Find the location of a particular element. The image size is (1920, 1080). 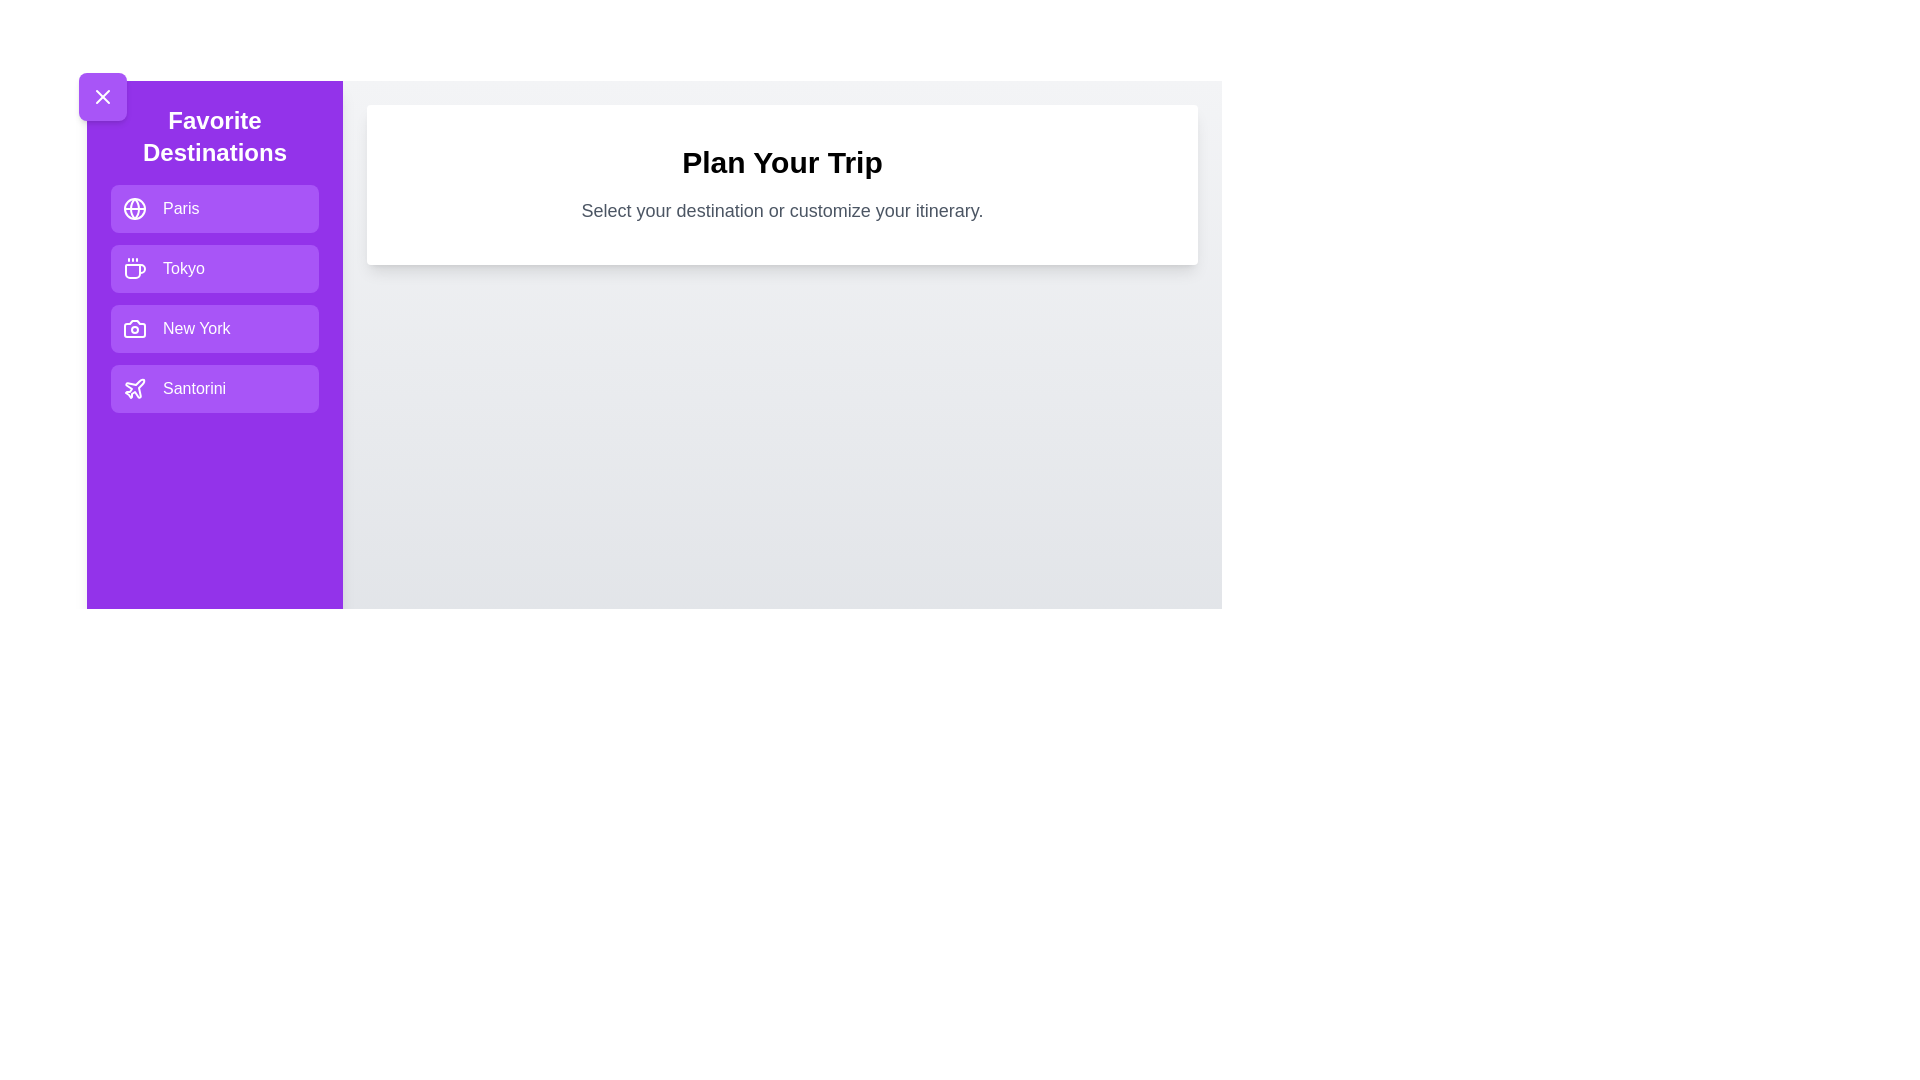

the destination Paris in the sidebar is located at coordinates (215, 208).